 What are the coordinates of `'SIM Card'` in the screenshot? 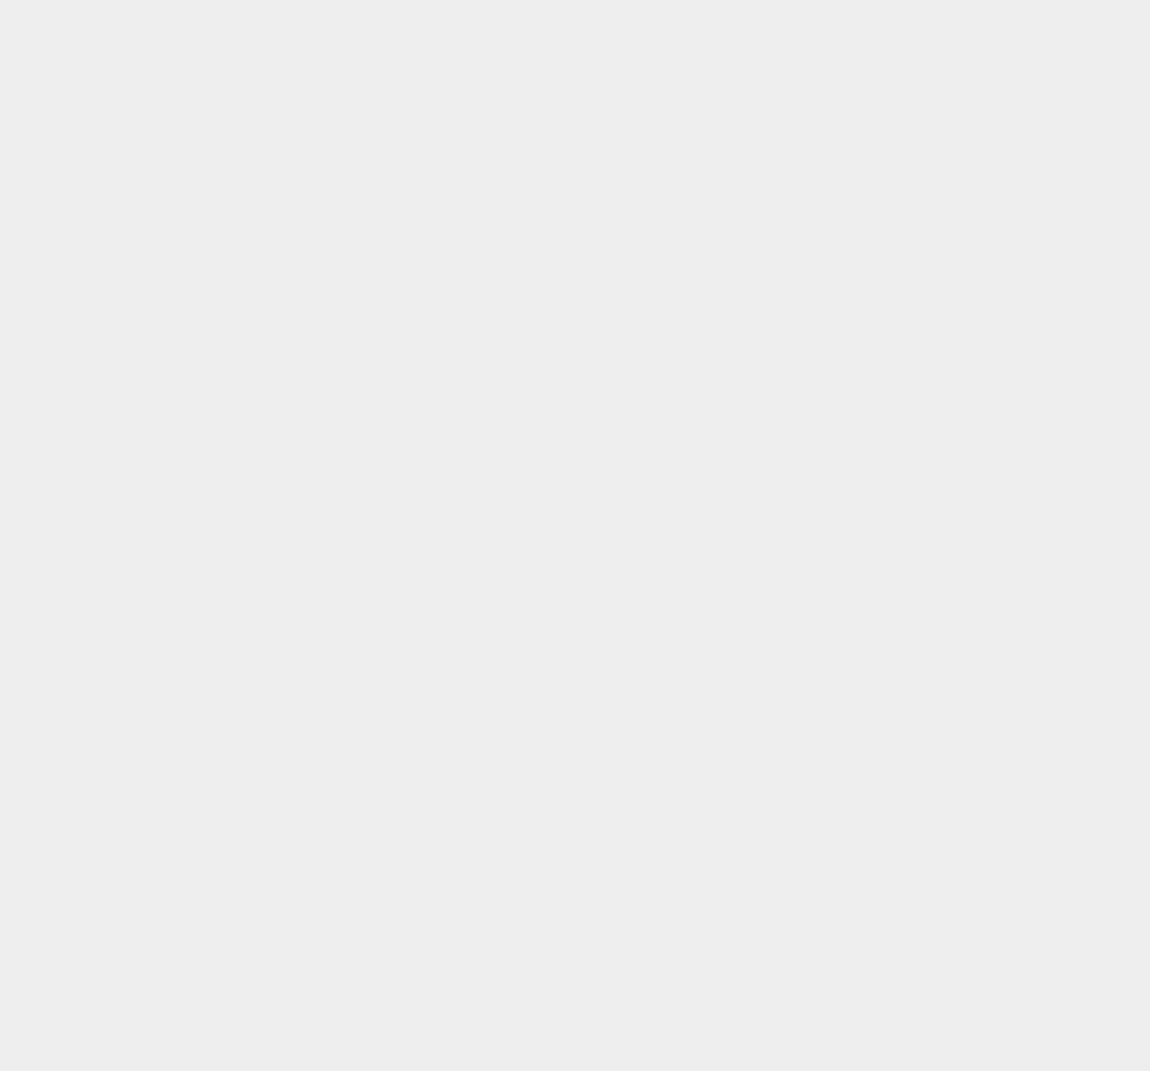 It's located at (840, 914).